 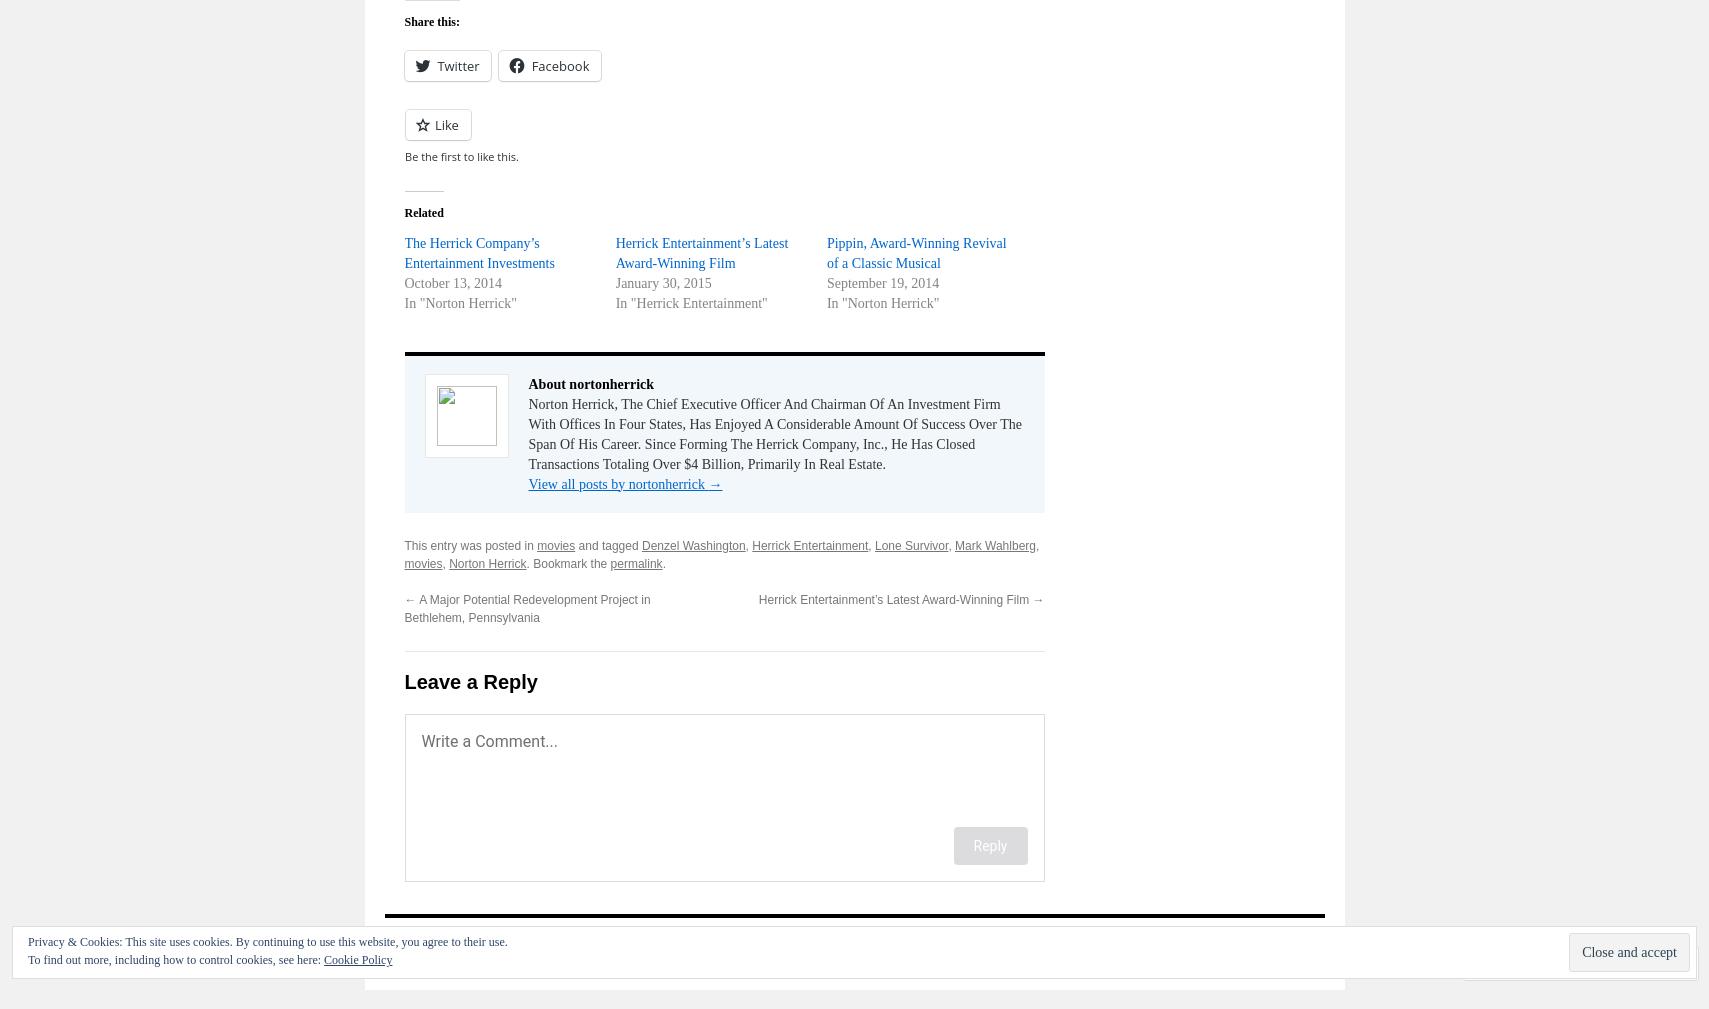 I want to click on 'Reply', so click(x=990, y=845).